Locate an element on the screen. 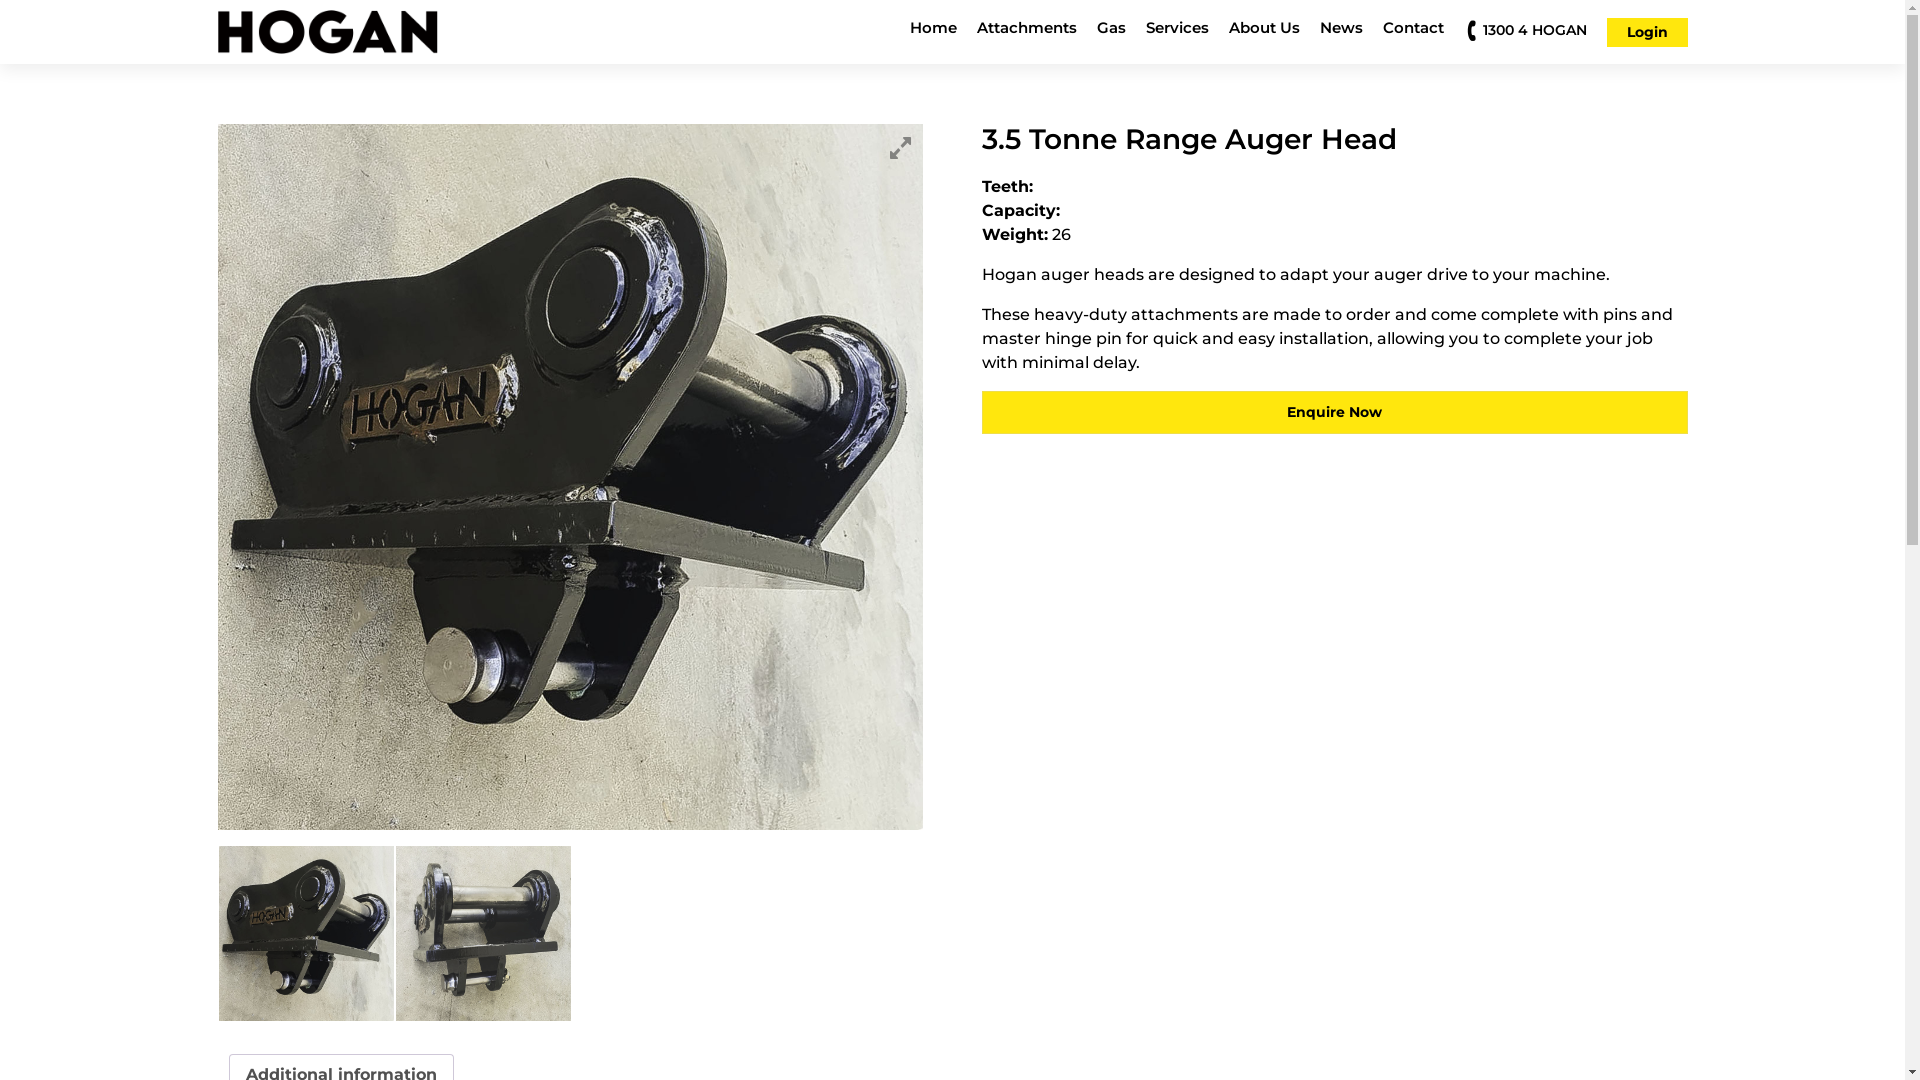  'Contact' is located at coordinates (1411, 32).